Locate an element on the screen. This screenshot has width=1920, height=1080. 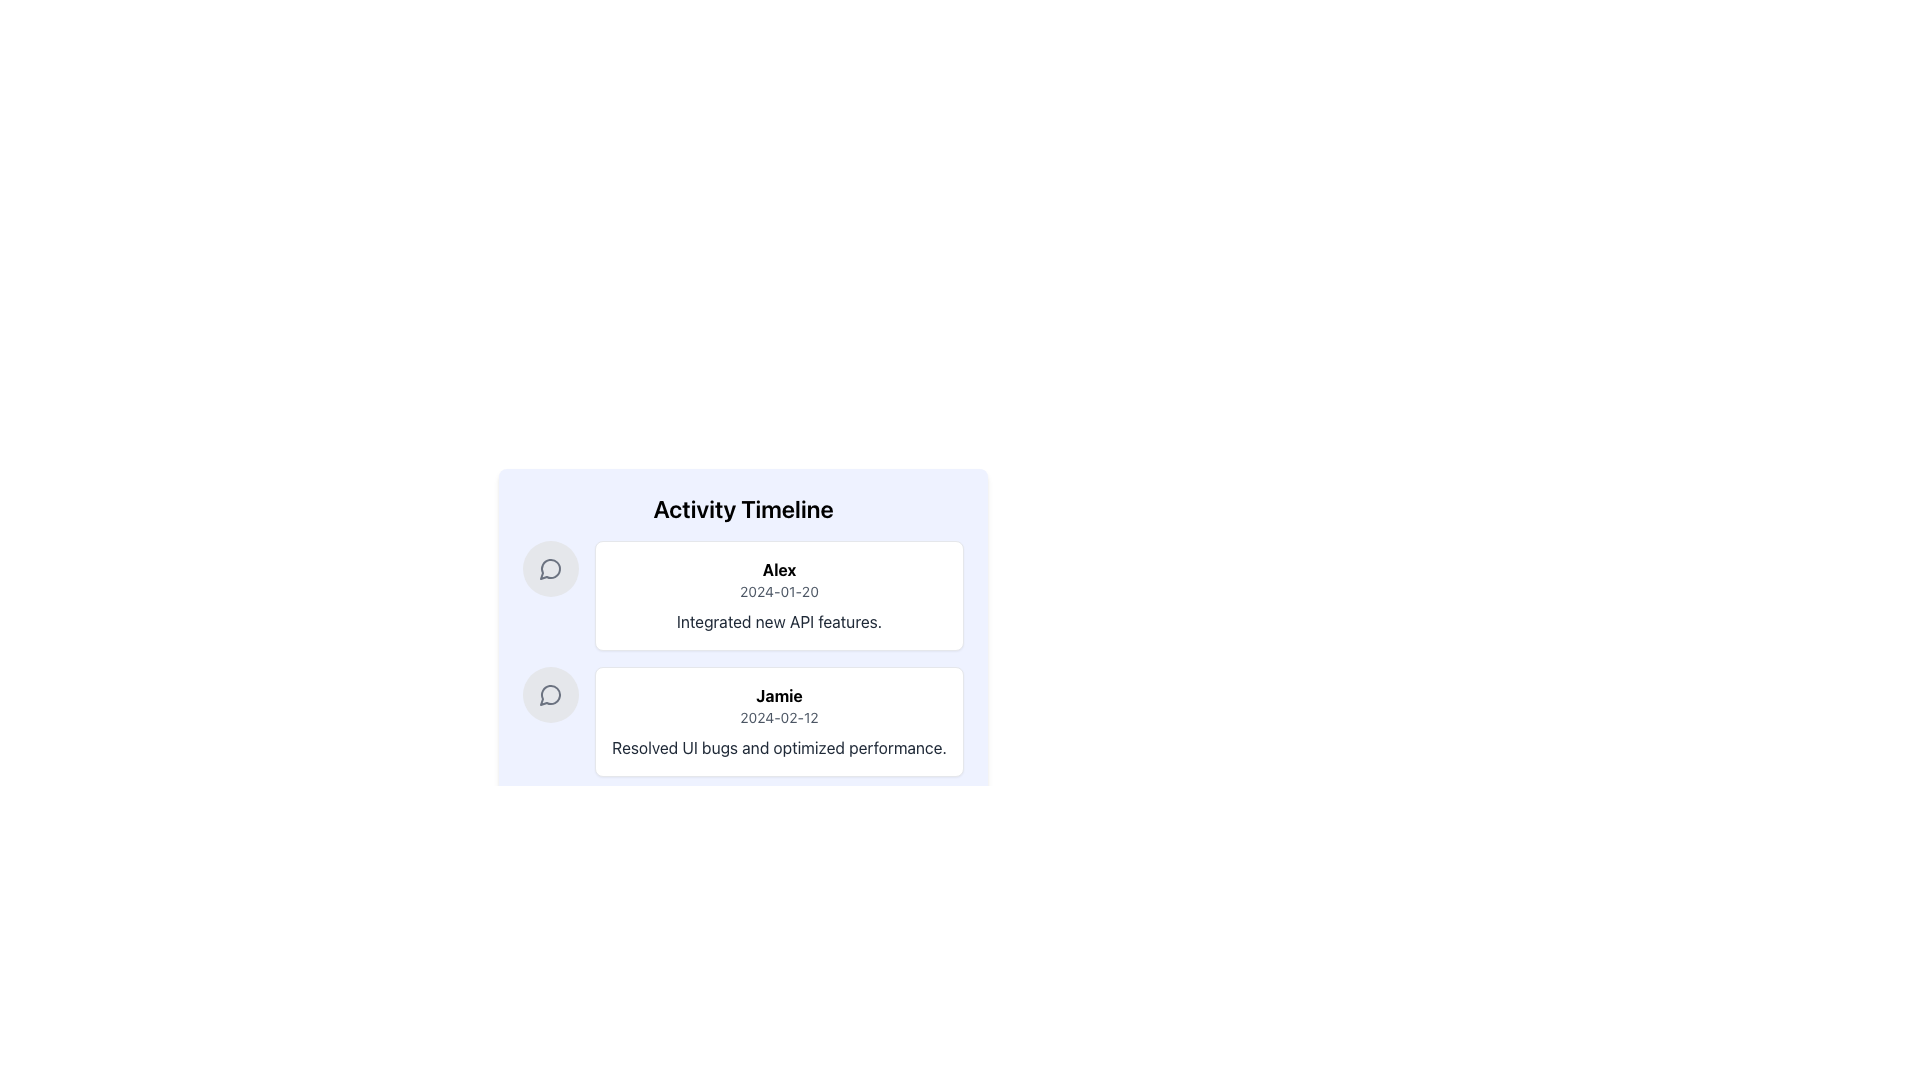
the text label that reads 'Resolved UI bugs and optimized performance.' which is styled in dark gray and positioned below the name 'Jamie' and the date '2024-02-12' is located at coordinates (778, 748).